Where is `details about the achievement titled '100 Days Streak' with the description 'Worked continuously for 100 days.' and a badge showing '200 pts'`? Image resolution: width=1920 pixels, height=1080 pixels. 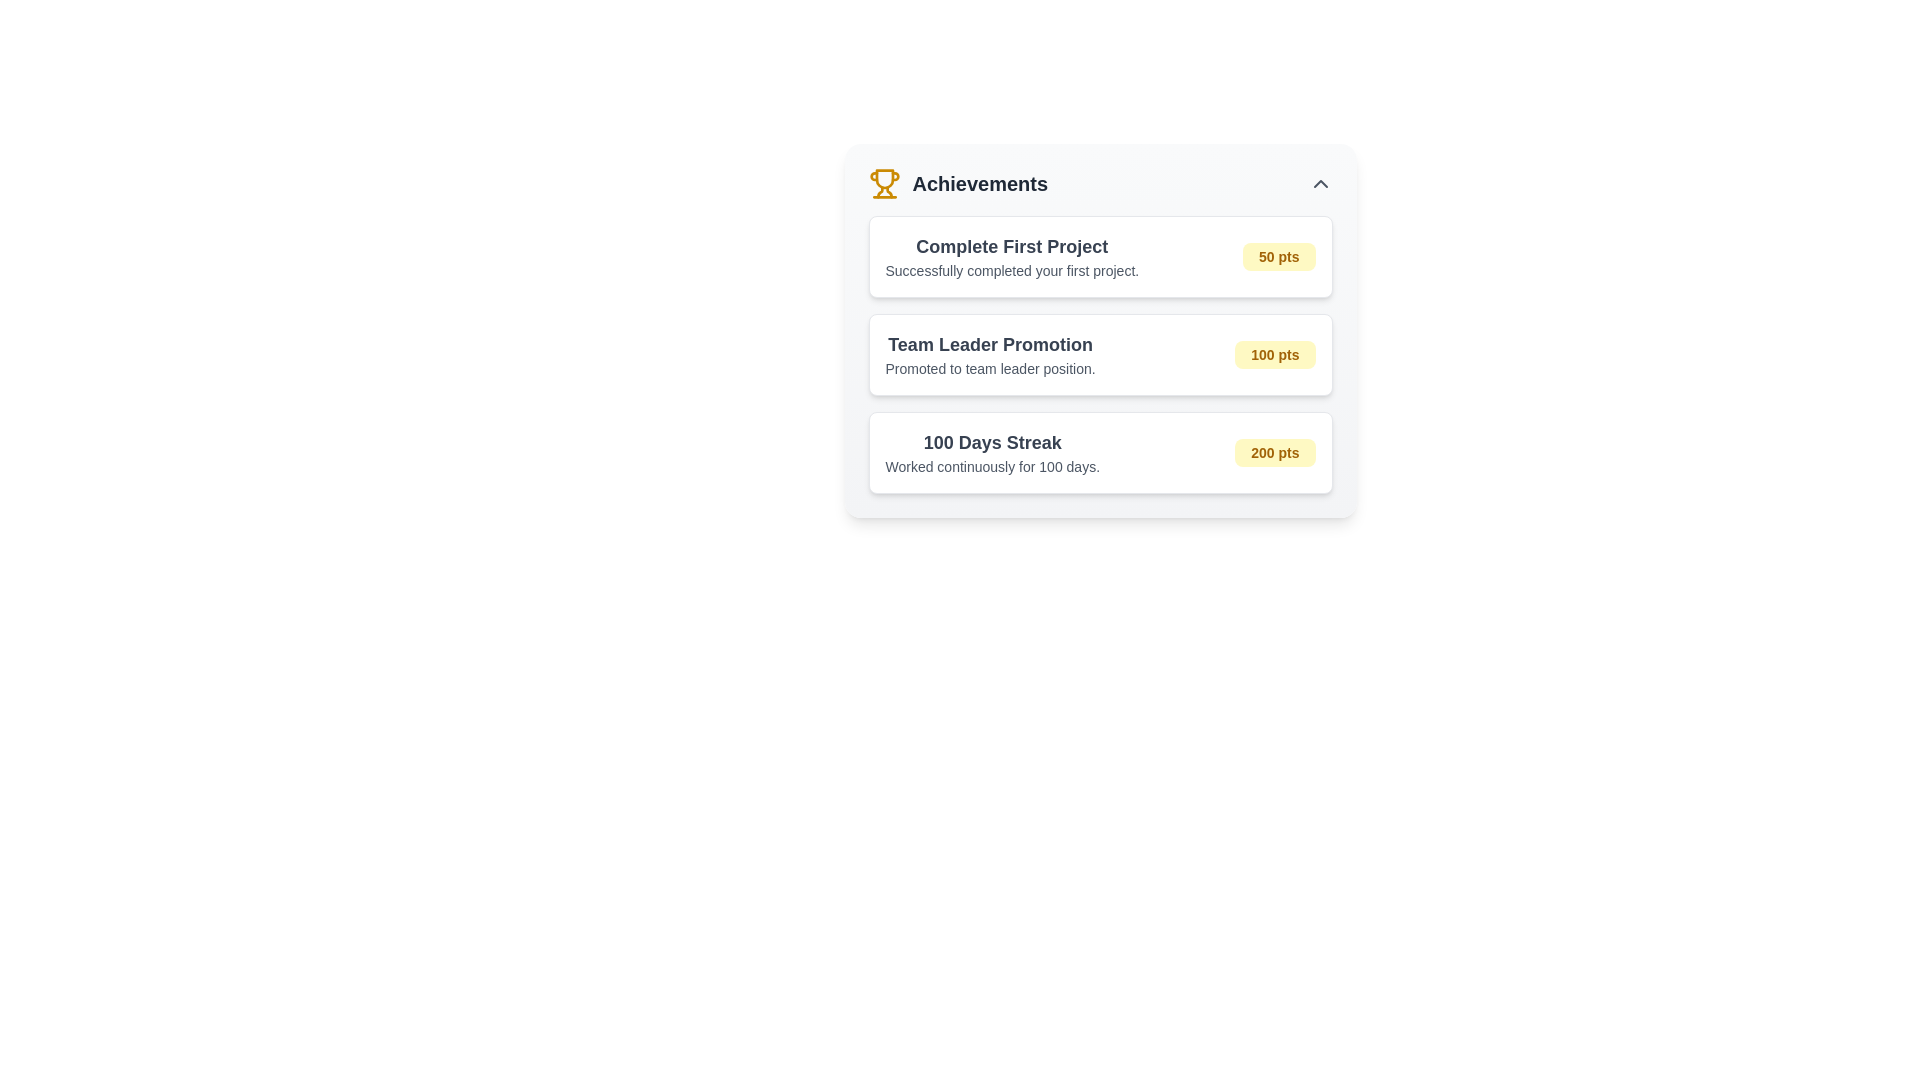
details about the achievement titled '100 Days Streak' with the description 'Worked continuously for 100 days.' and a badge showing '200 pts' is located at coordinates (1098, 452).